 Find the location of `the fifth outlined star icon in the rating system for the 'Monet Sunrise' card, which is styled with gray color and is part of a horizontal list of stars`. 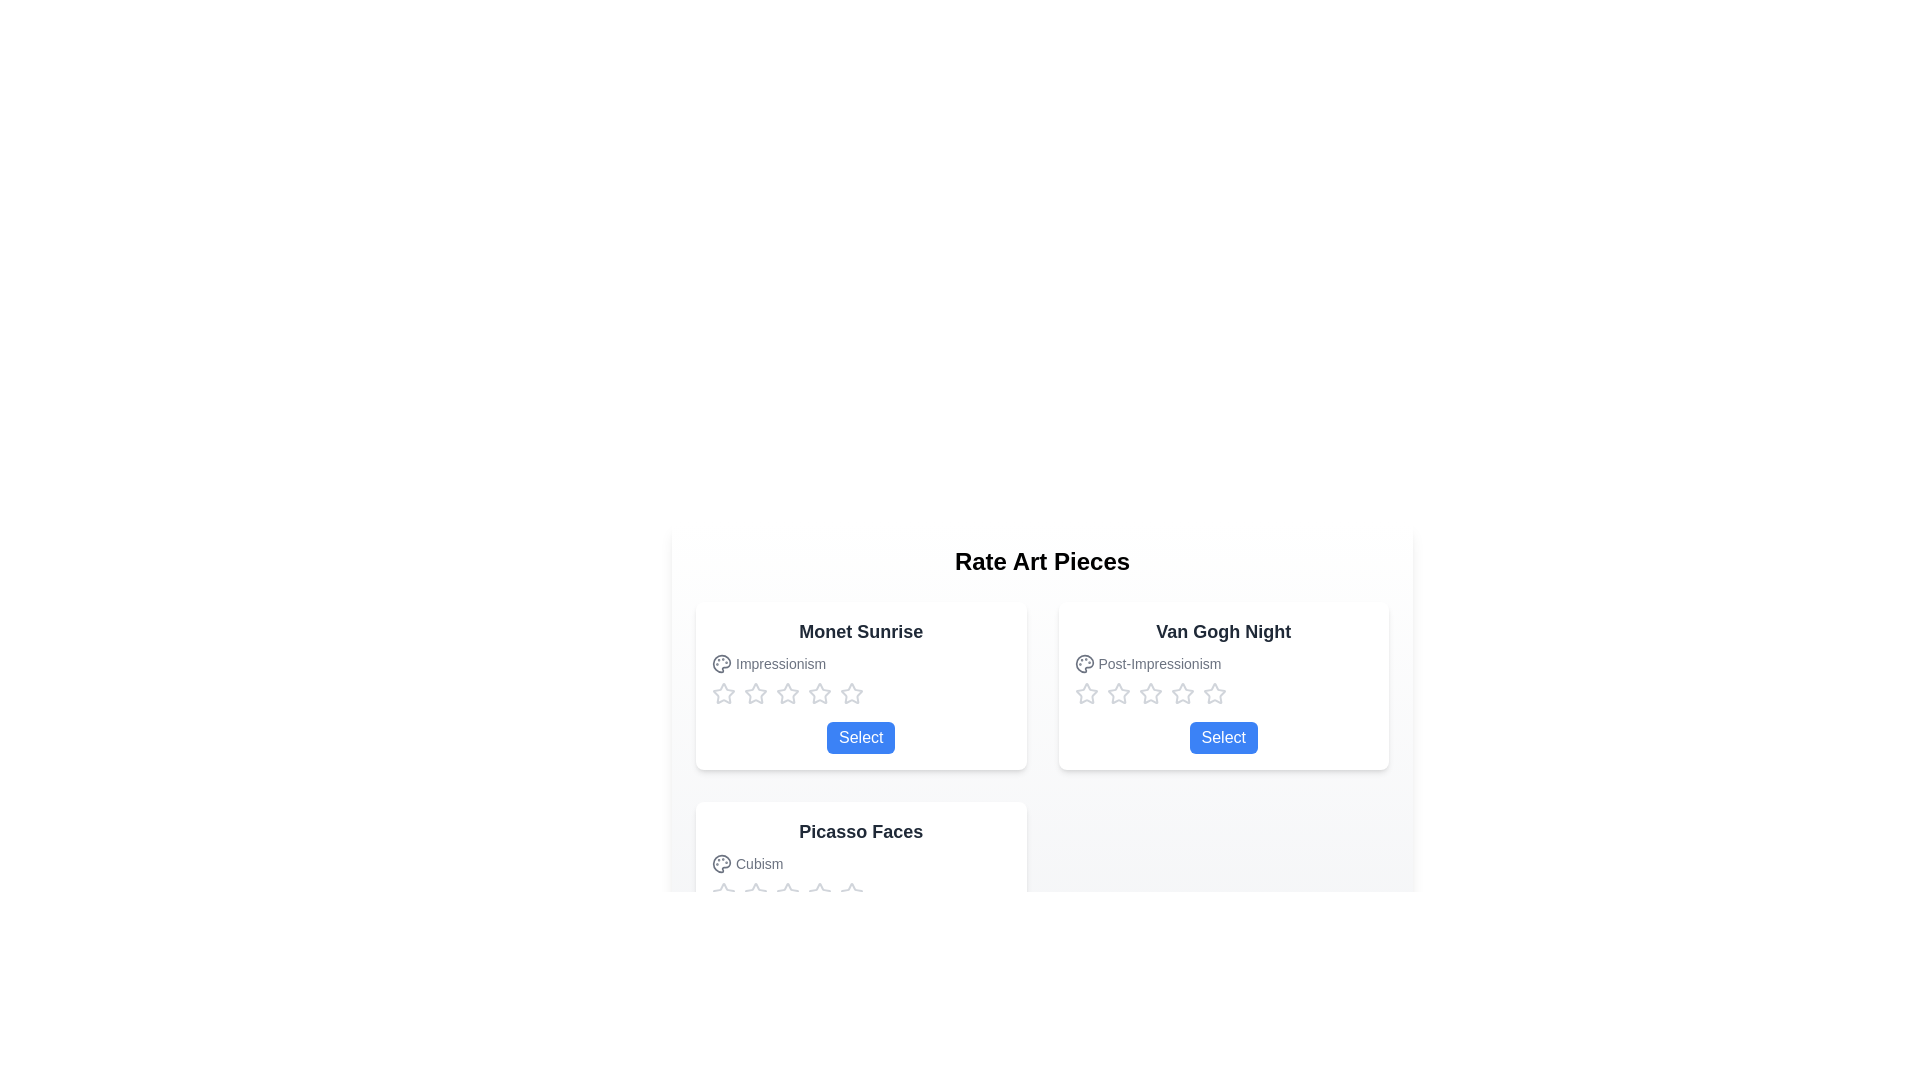

the fifth outlined star icon in the rating system for the 'Monet Sunrise' card, which is styled with gray color and is part of a horizontal list of stars is located at coordinates (851, 693).